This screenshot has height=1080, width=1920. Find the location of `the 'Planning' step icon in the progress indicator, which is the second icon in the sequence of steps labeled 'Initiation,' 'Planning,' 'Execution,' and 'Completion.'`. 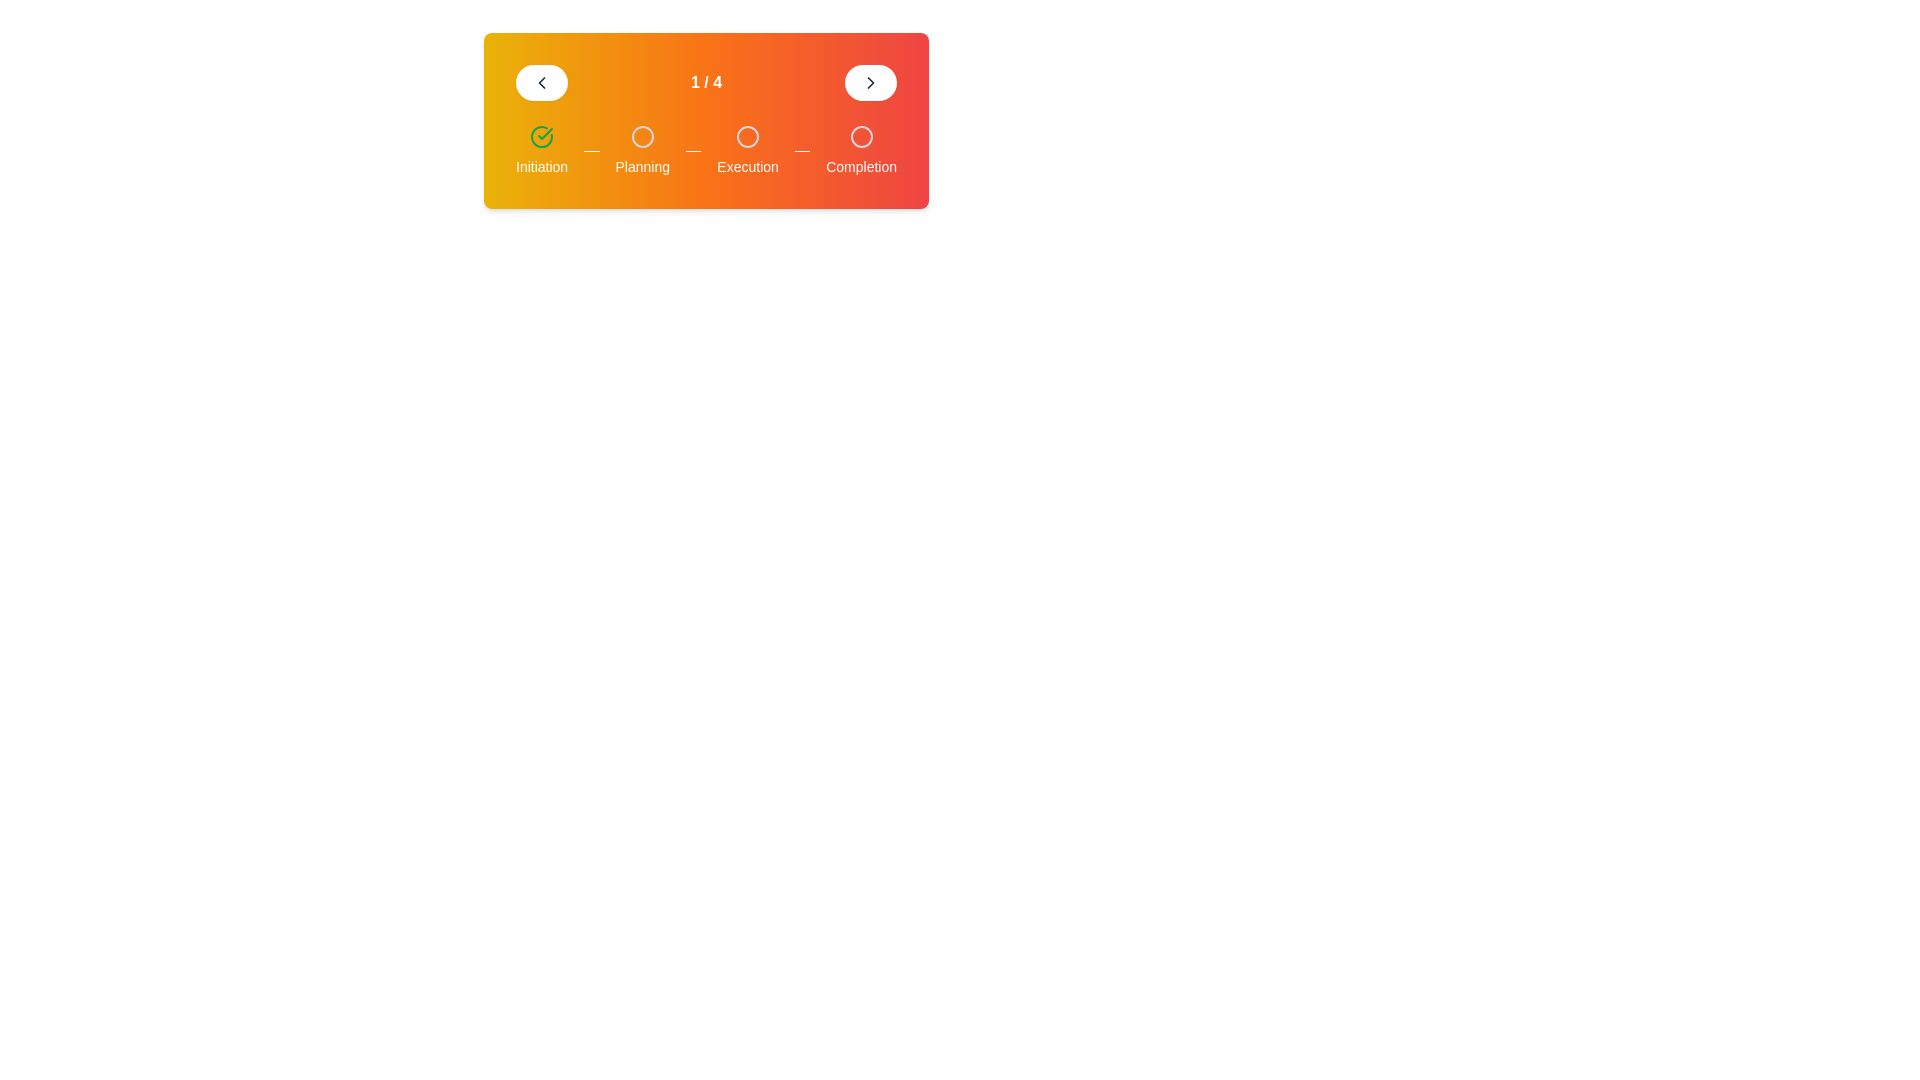

the 'Planning' step icon in the progress indicator, which is the second icon in the sequence of steps labeled 'Initiation,' 'Planning,' 'Execution,' and 'Completion.' is located at coordinates (642, 136).